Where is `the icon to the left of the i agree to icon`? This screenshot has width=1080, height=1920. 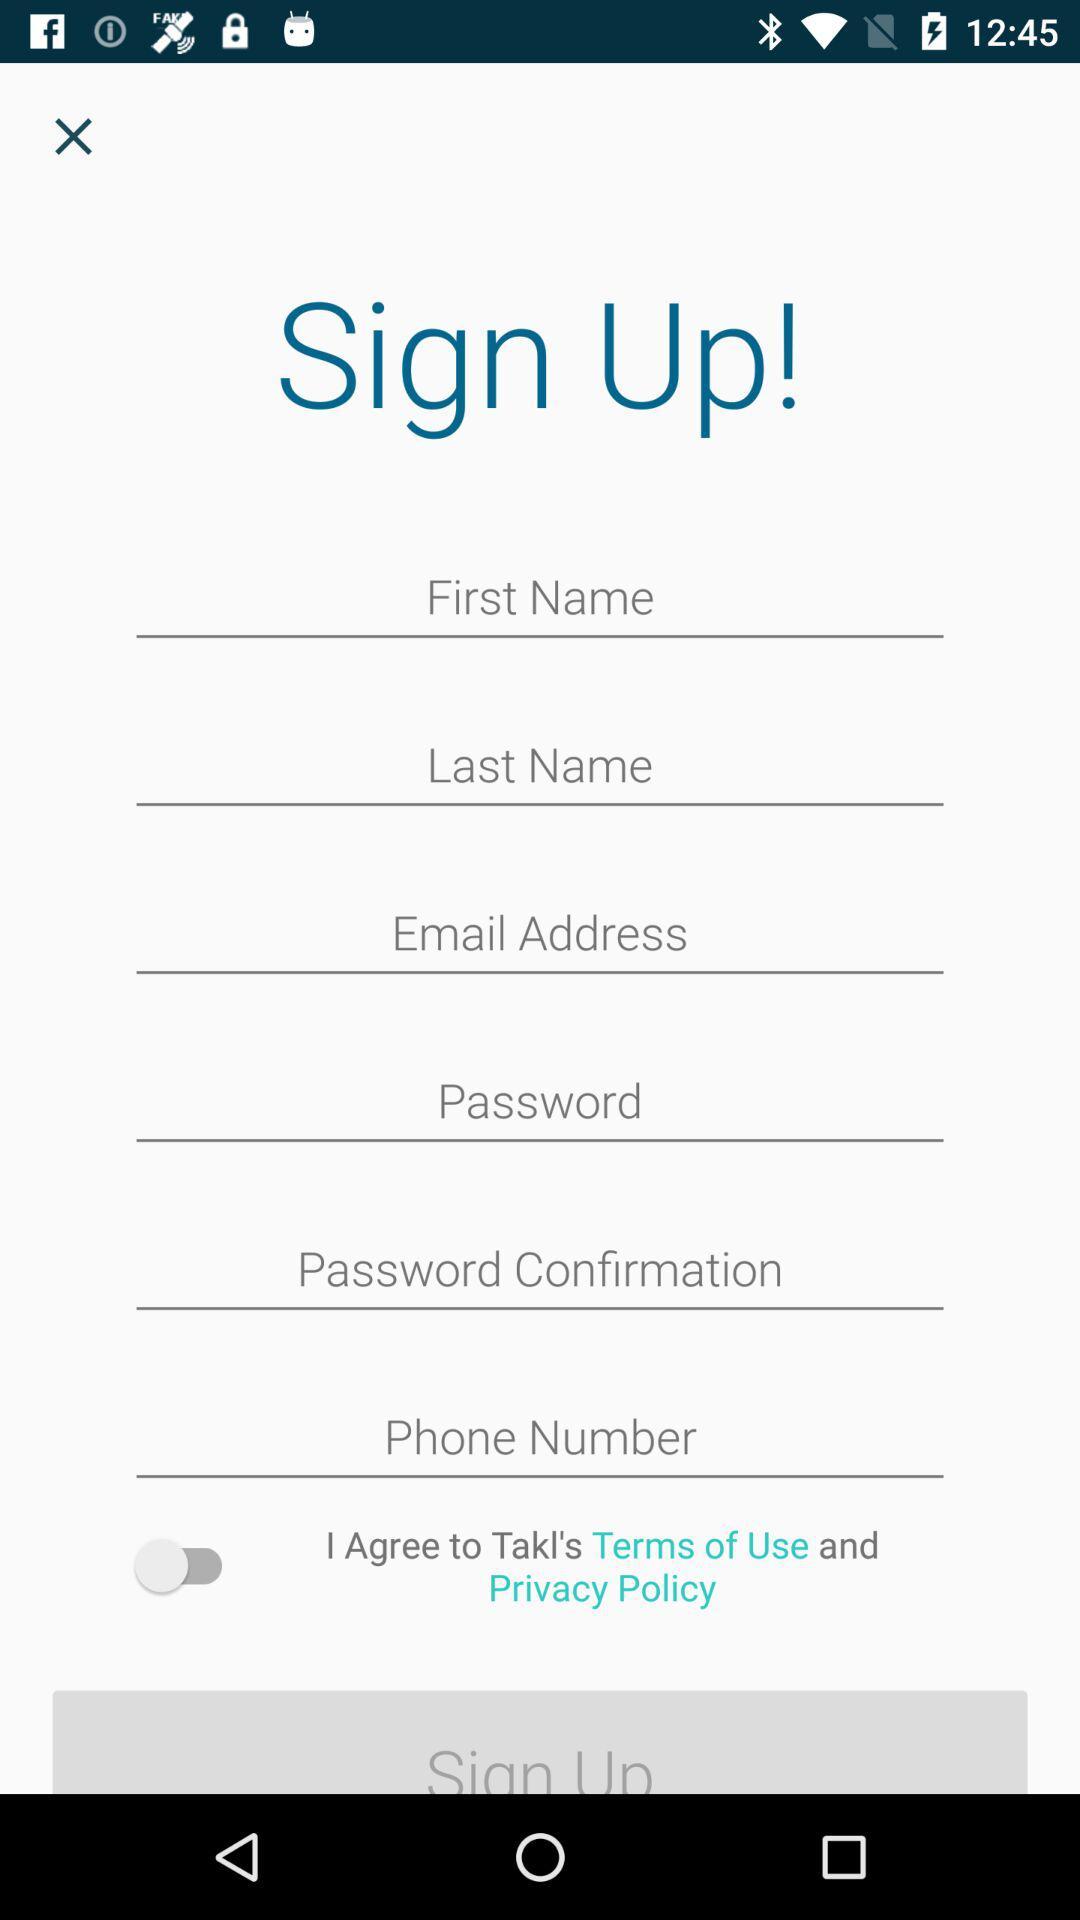
the icon to the left of the i agree to icon is located at coordinates (188, 1564).